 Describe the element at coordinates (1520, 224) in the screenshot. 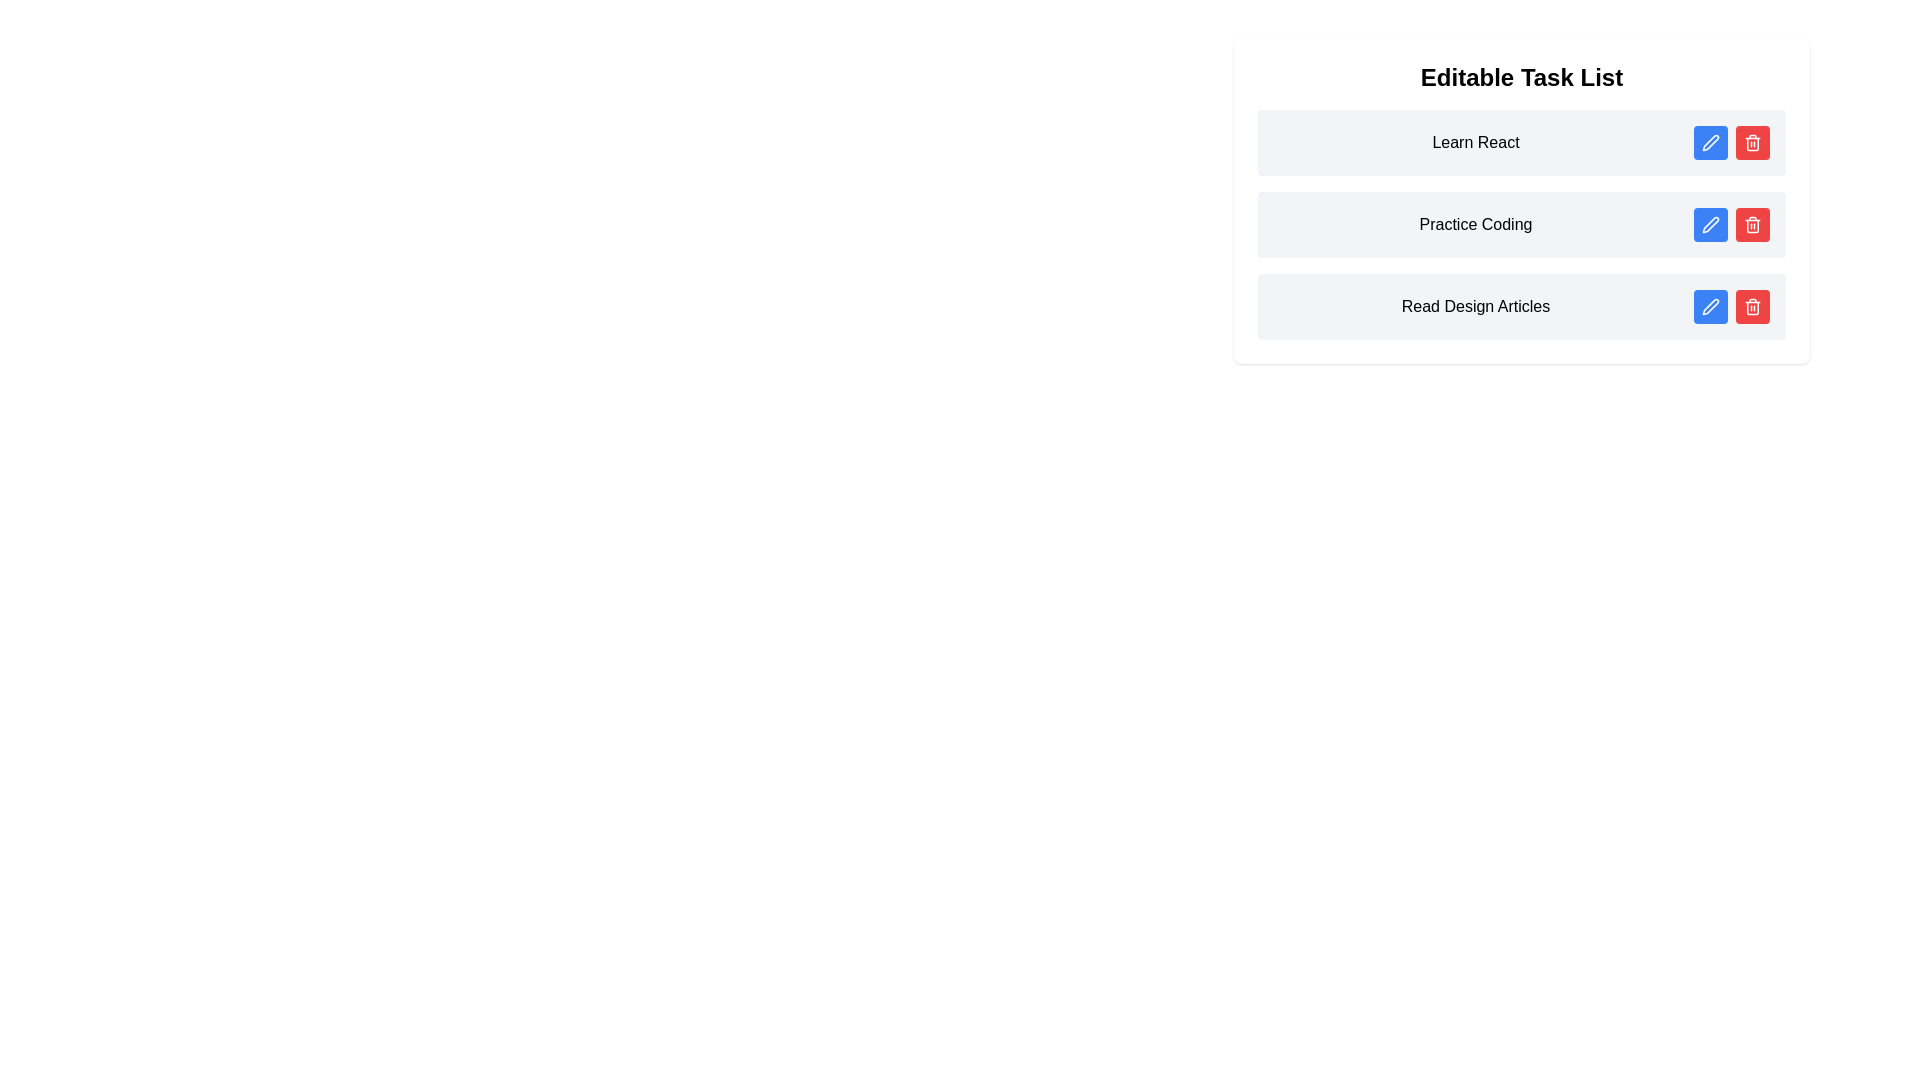

I see `the 'Practice Coding' task item in the task list to emphasize it` at that location.